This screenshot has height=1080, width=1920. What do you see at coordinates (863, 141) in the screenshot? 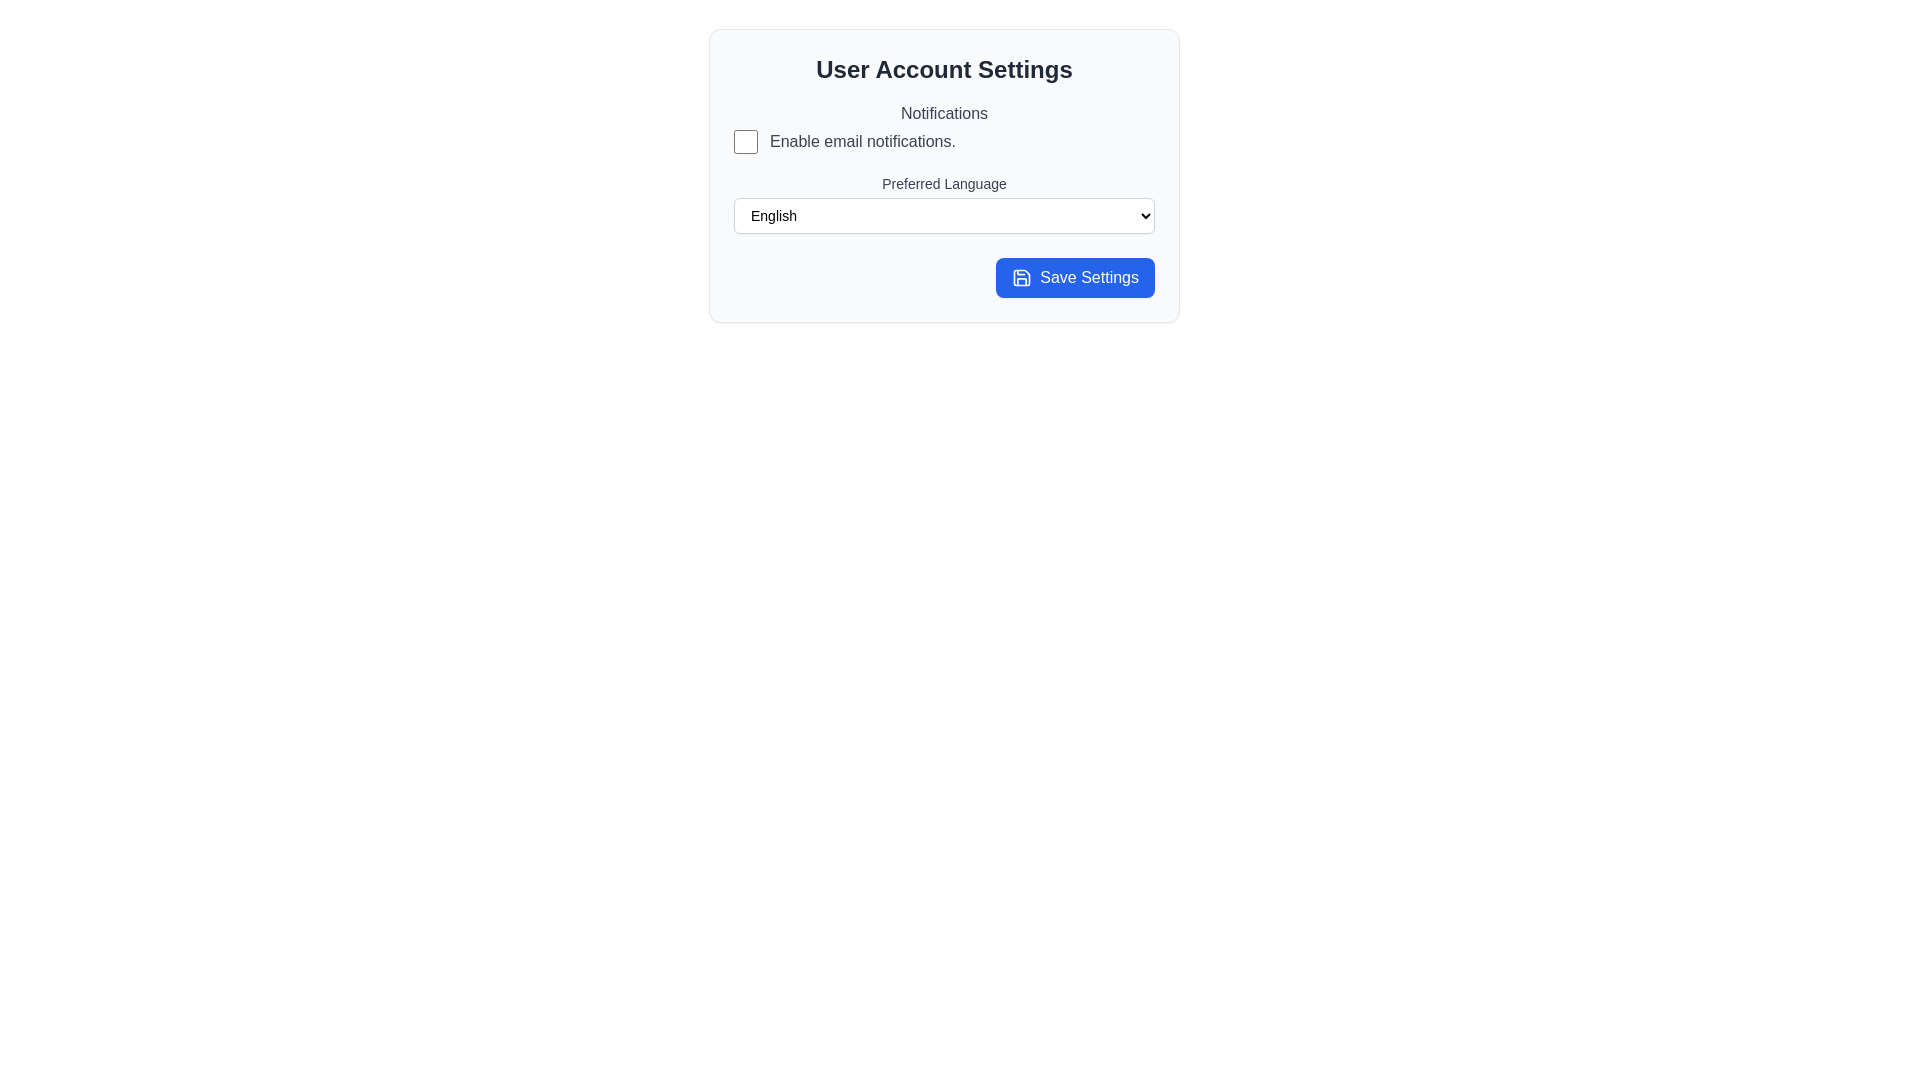
I see `the text label that indicates the functionality of the adjacent checkbox for enabling email notifications, located in the 'User Account Settings' section under 'Notifications'` at bounding box center [863, 141].